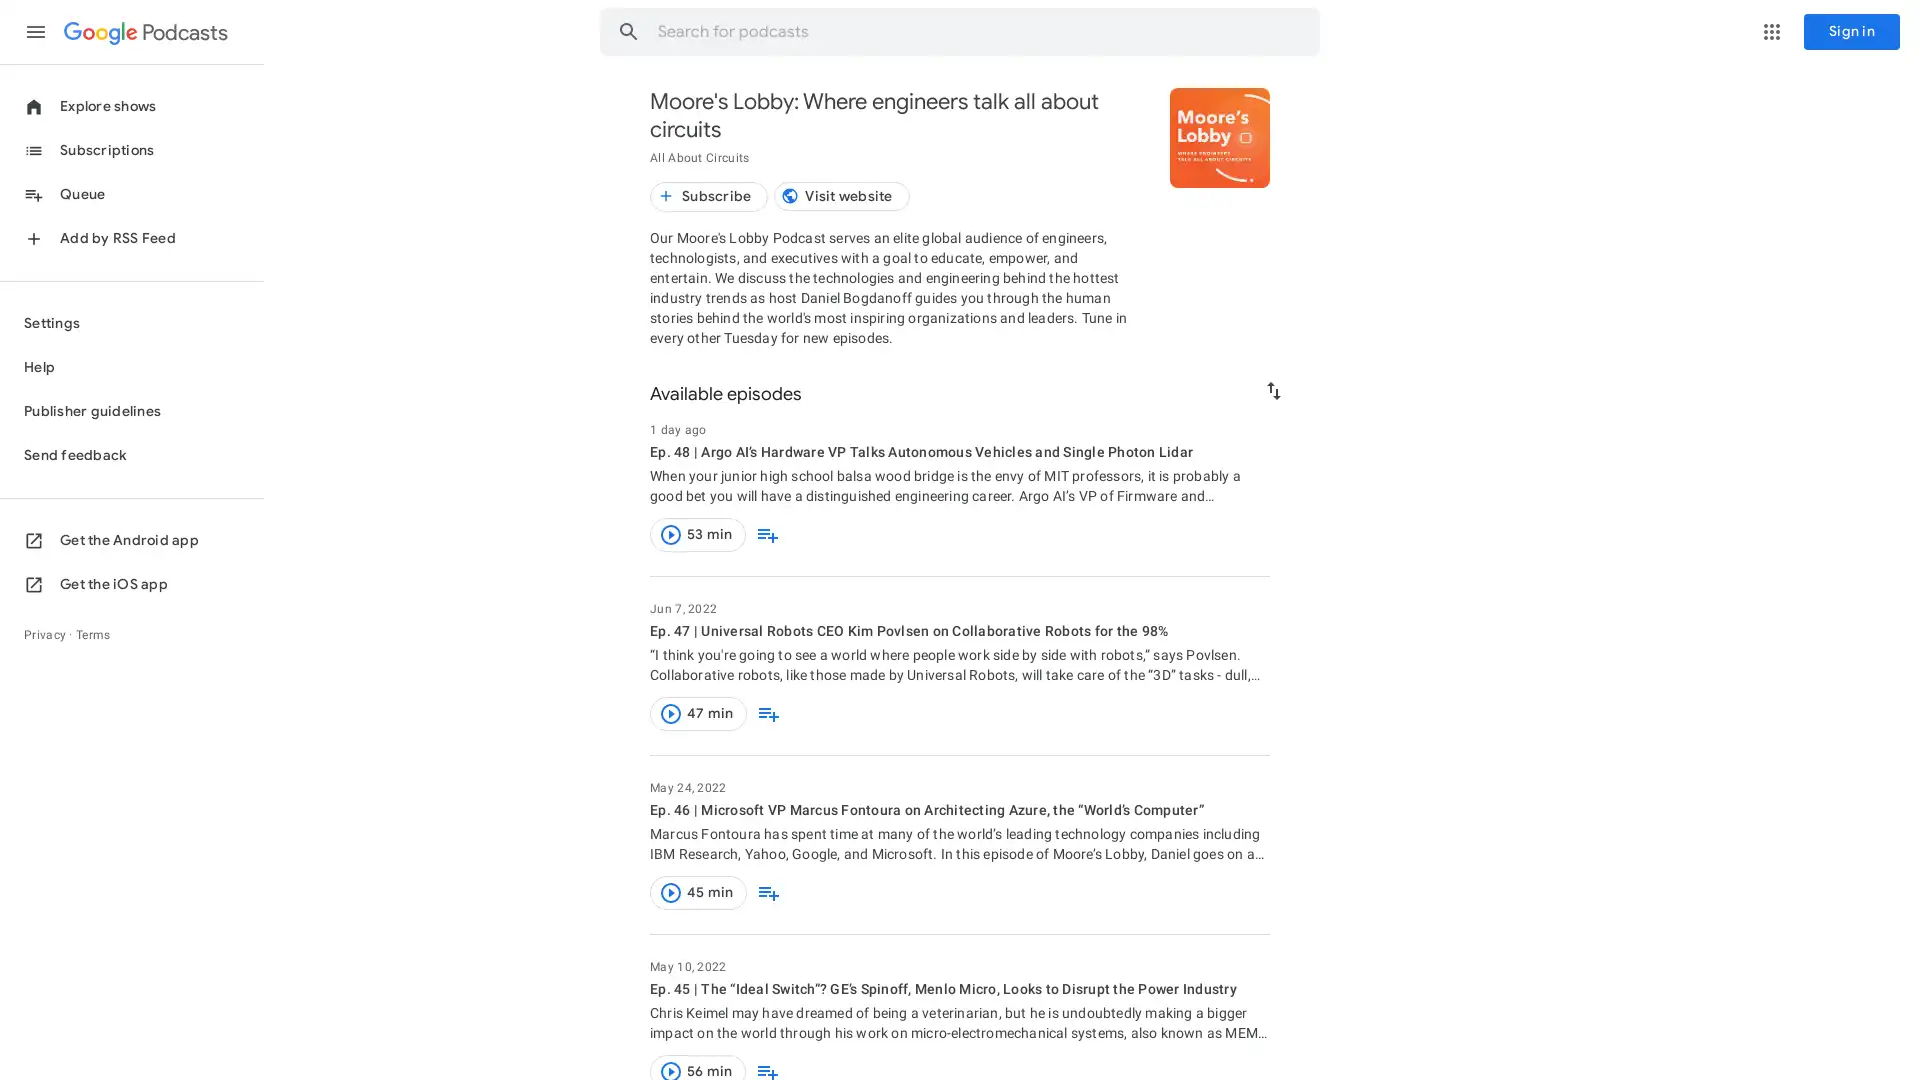 Image resolution: width=1920 pixels, height=1080 pixels. I want to click on Subscribe, so click(709, 196).